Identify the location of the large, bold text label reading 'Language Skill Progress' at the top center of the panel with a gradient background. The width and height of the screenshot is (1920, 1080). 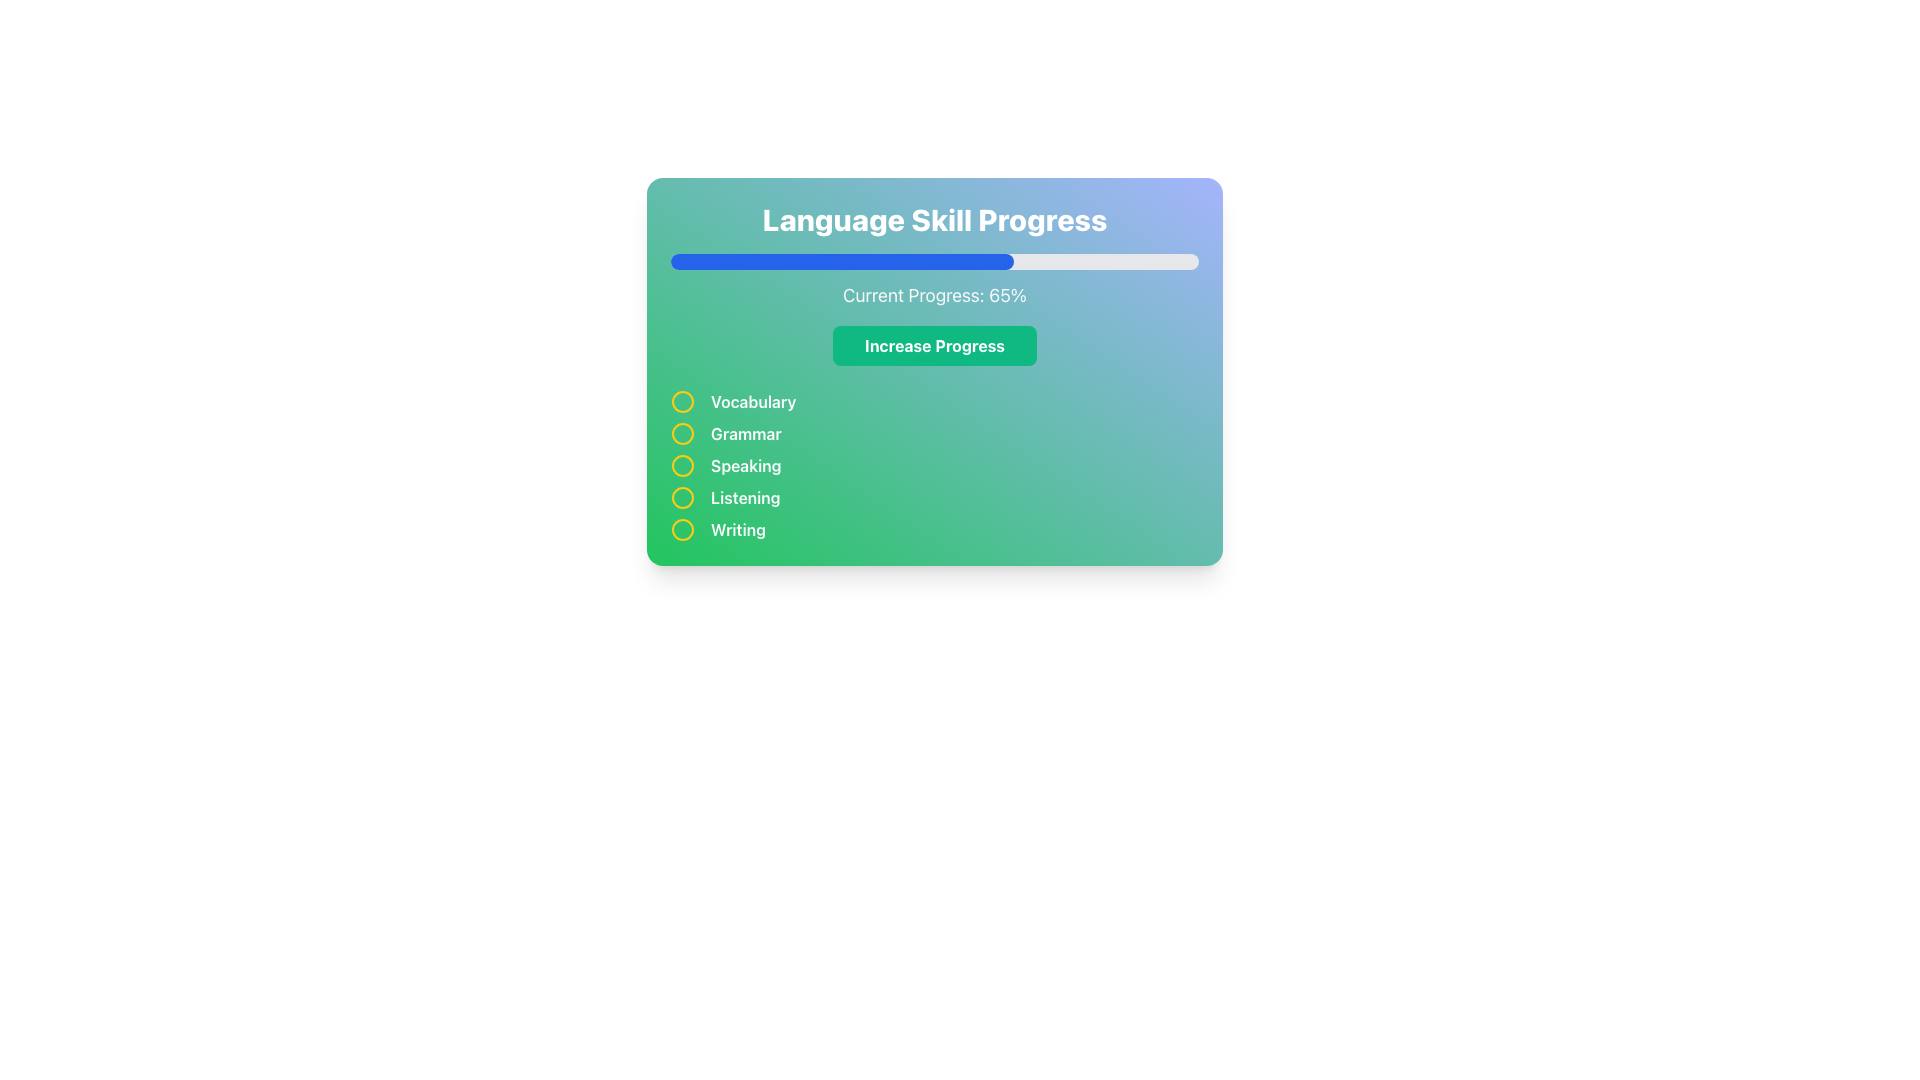
(934, 219).